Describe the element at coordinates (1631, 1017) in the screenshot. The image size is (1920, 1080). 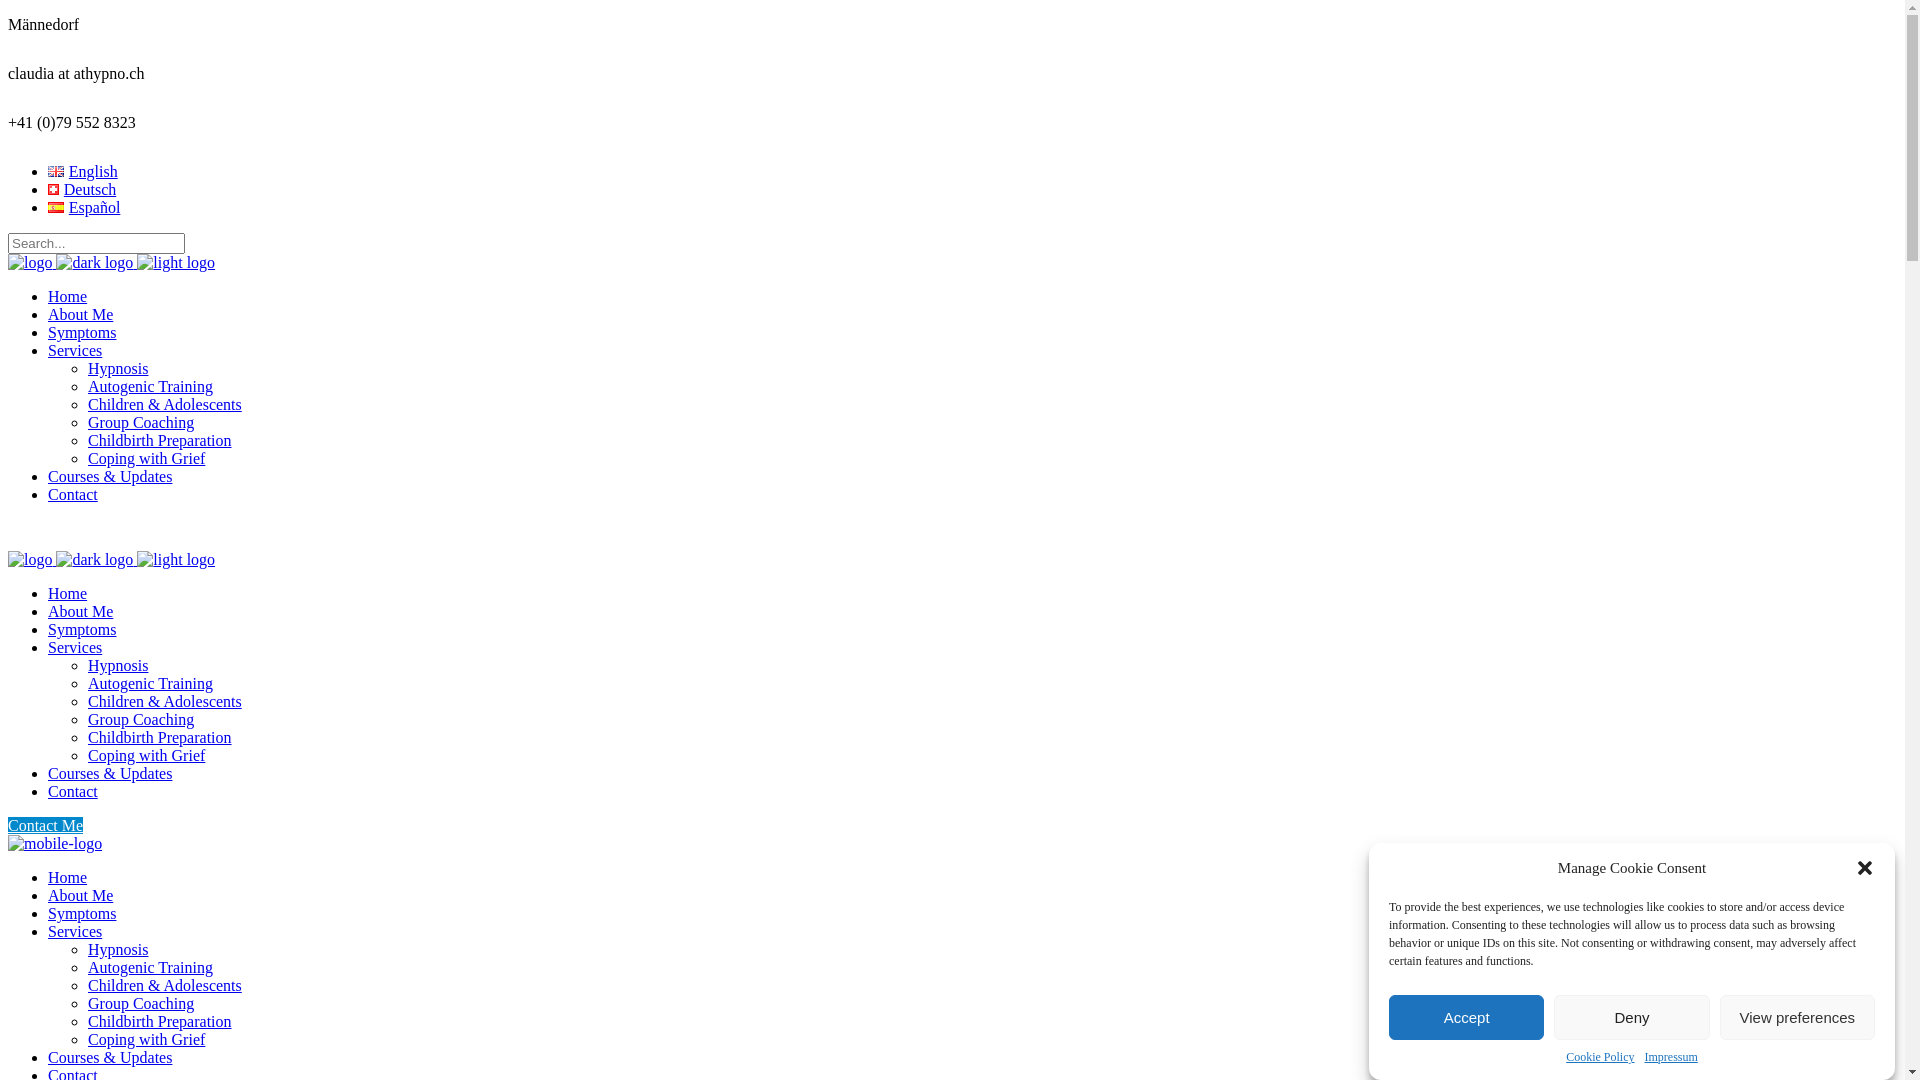
I see `'Deny'` at that location.